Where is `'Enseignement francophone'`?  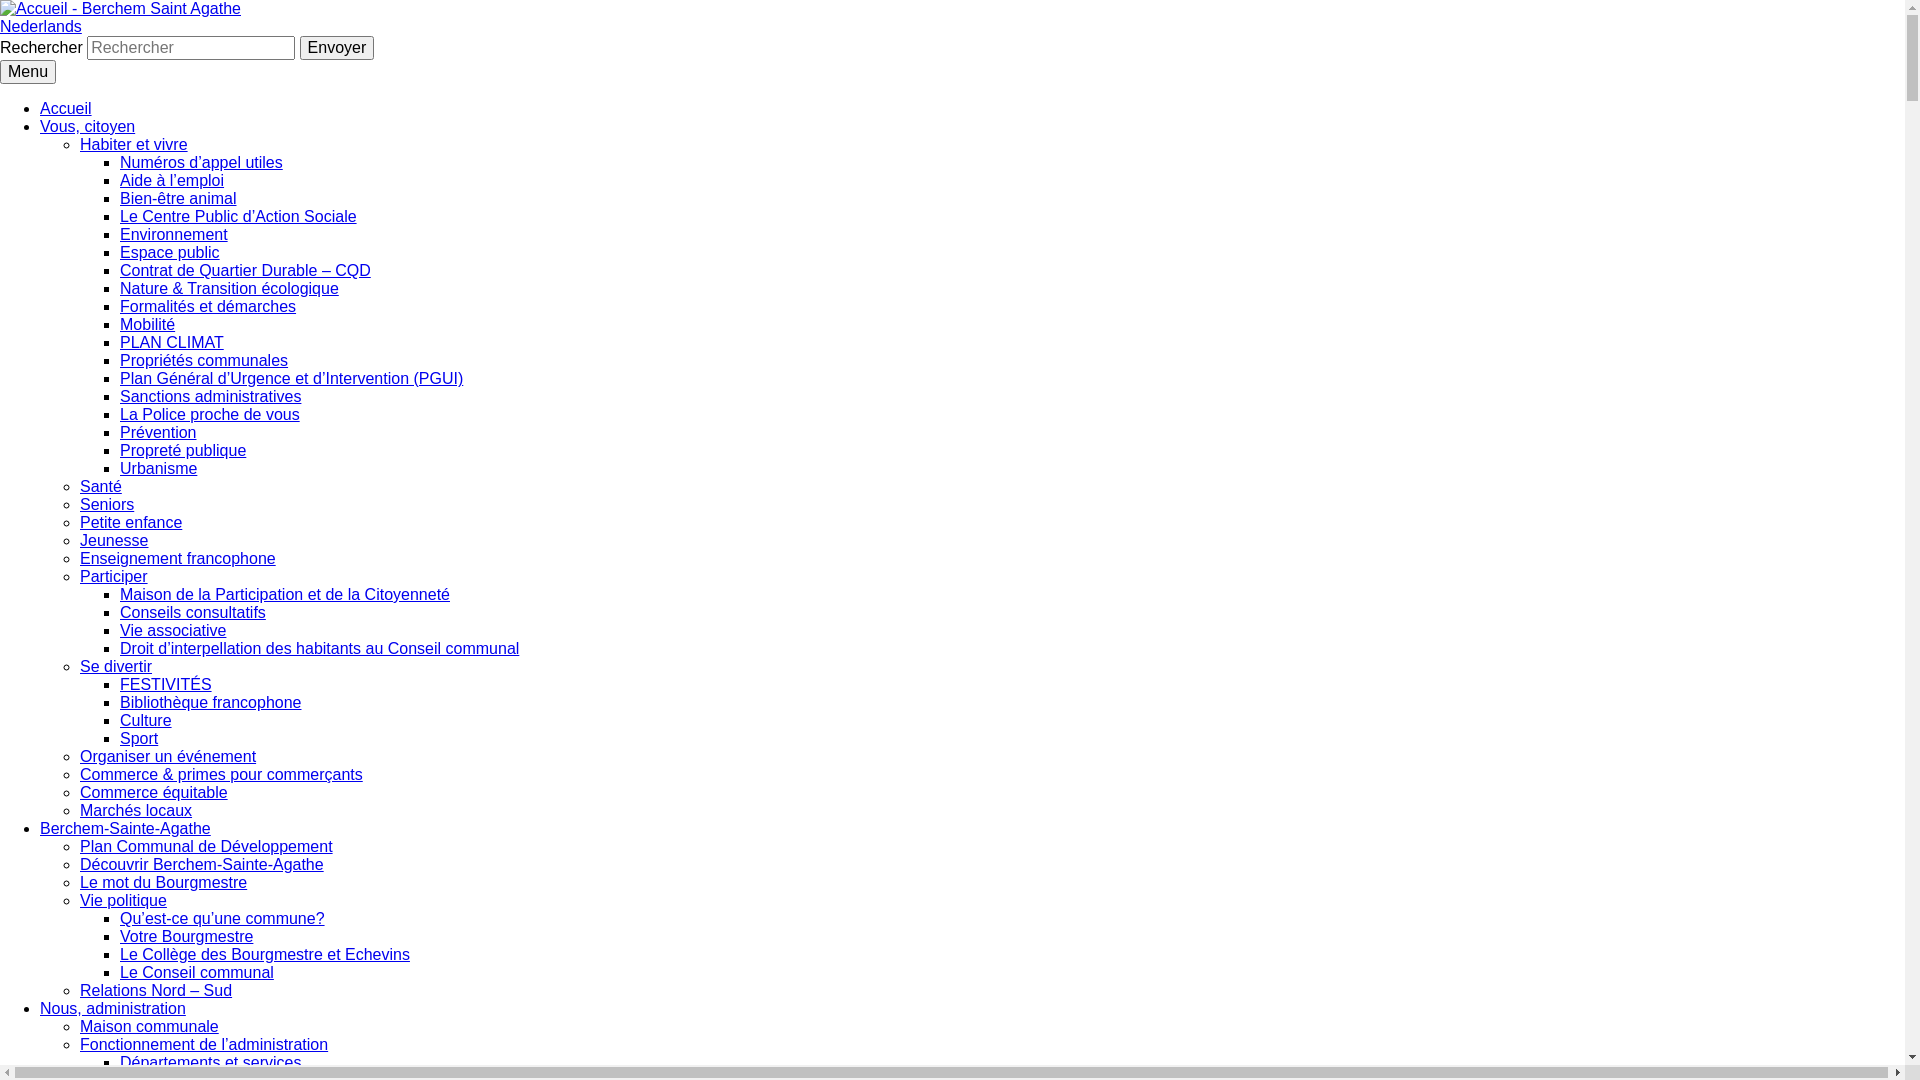
'Enseignement francophone' is located at coordinates (177, 558).